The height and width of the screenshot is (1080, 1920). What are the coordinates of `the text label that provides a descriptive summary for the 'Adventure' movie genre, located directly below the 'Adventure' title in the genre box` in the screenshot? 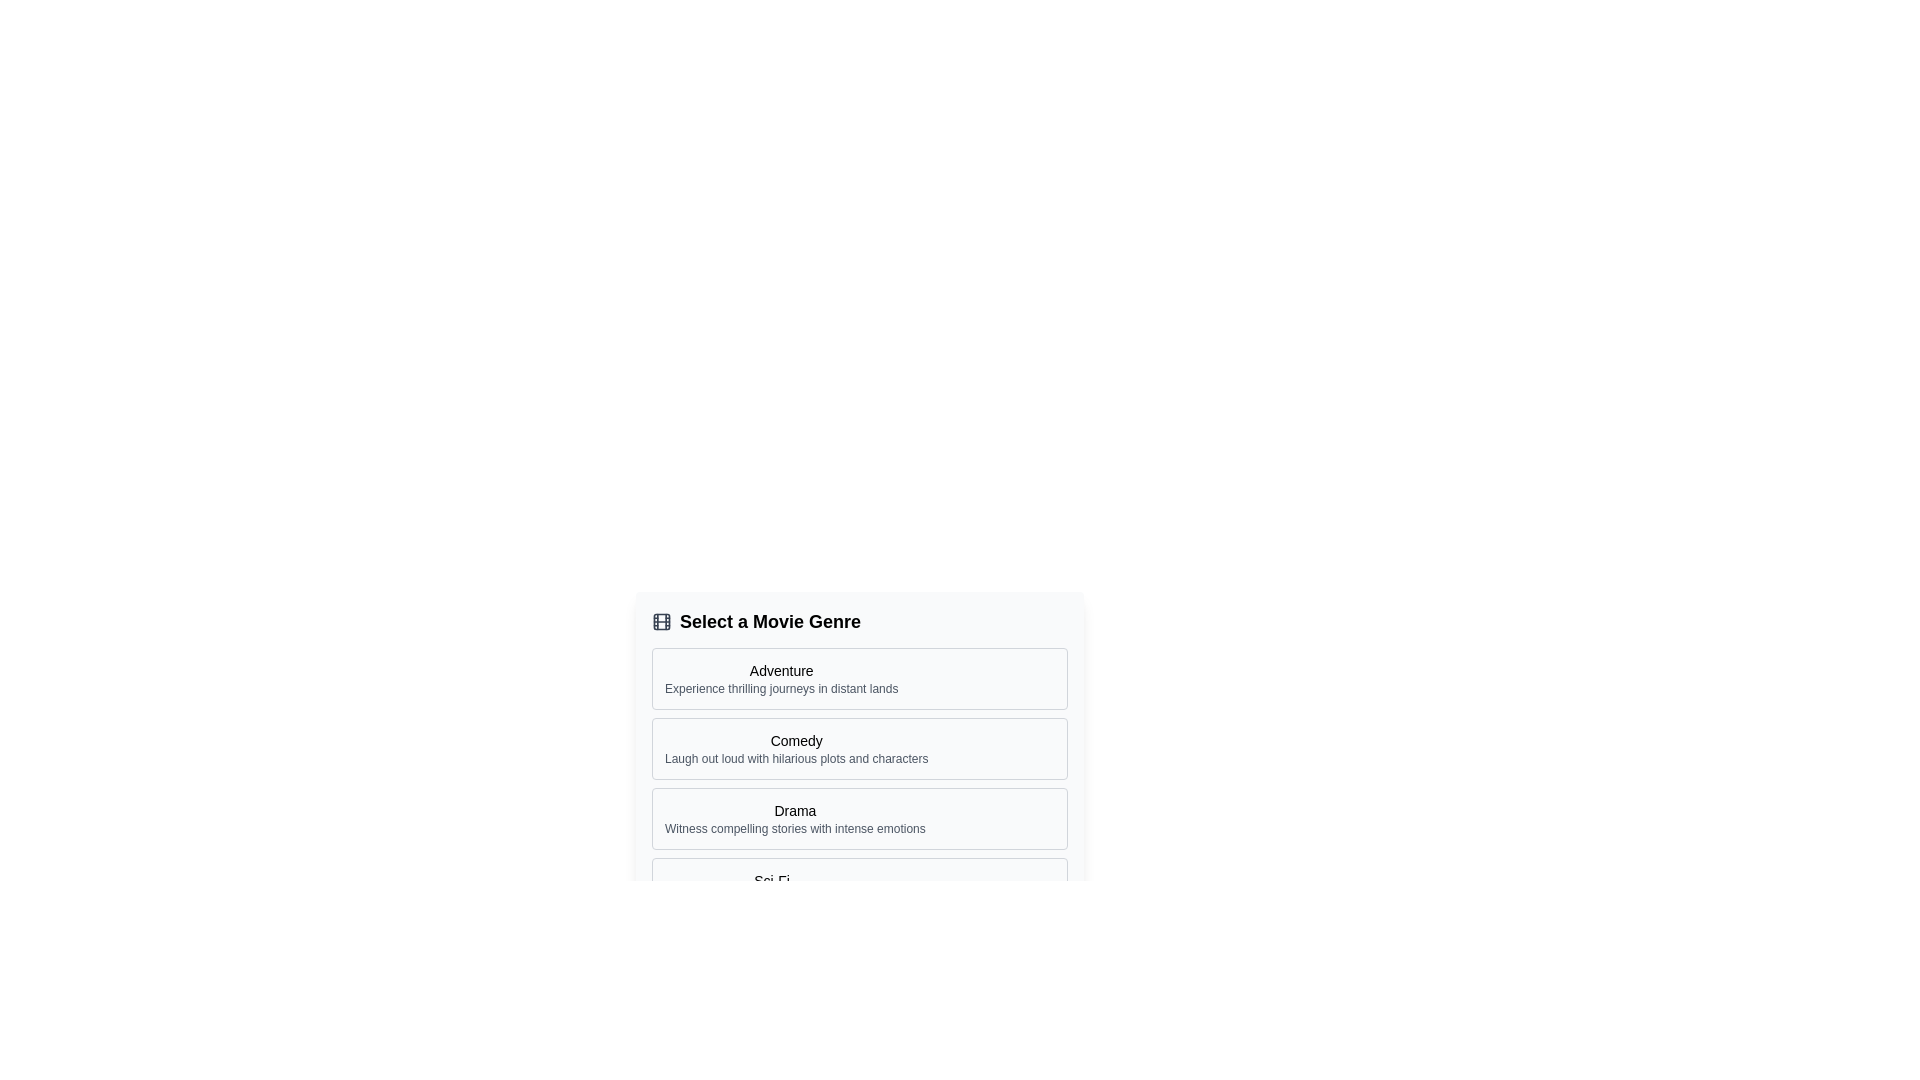 It's located at (780, 688).